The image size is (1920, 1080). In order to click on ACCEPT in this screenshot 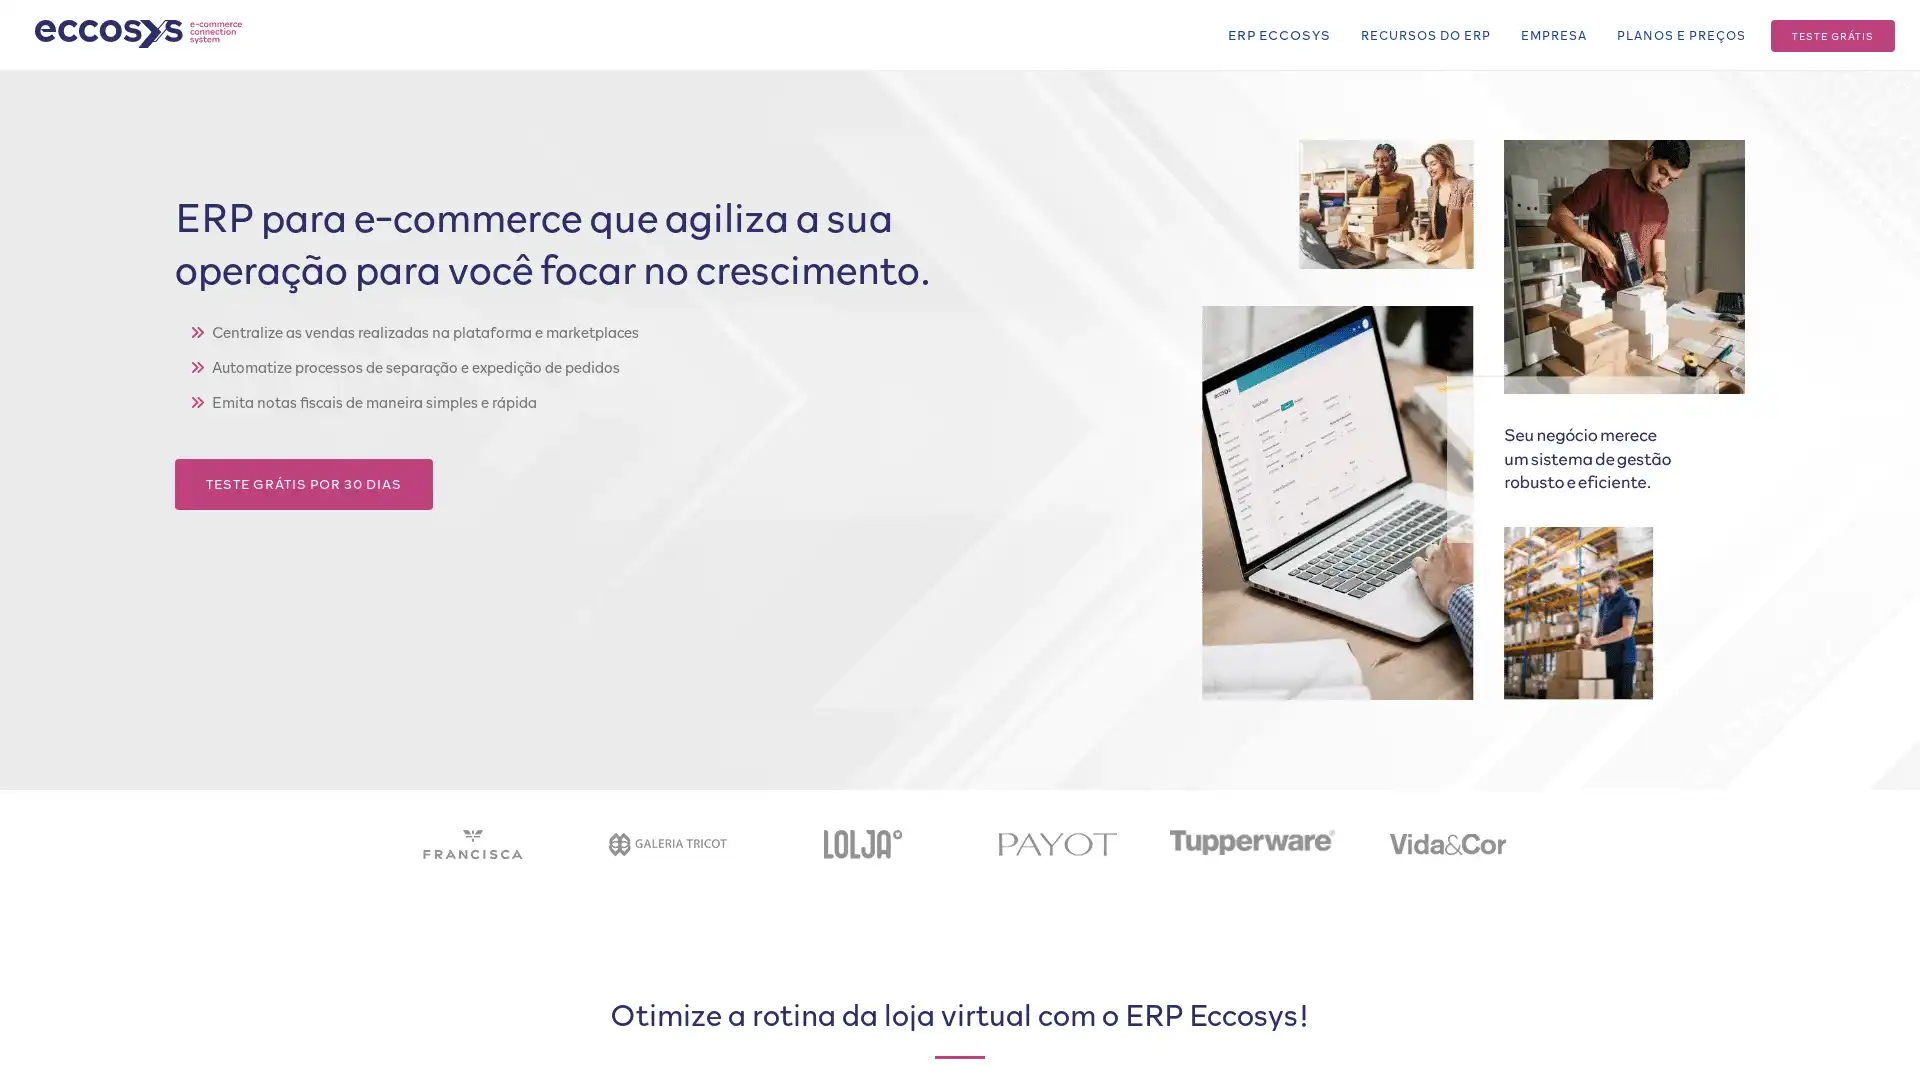, I will do `click(1754, 967)`.